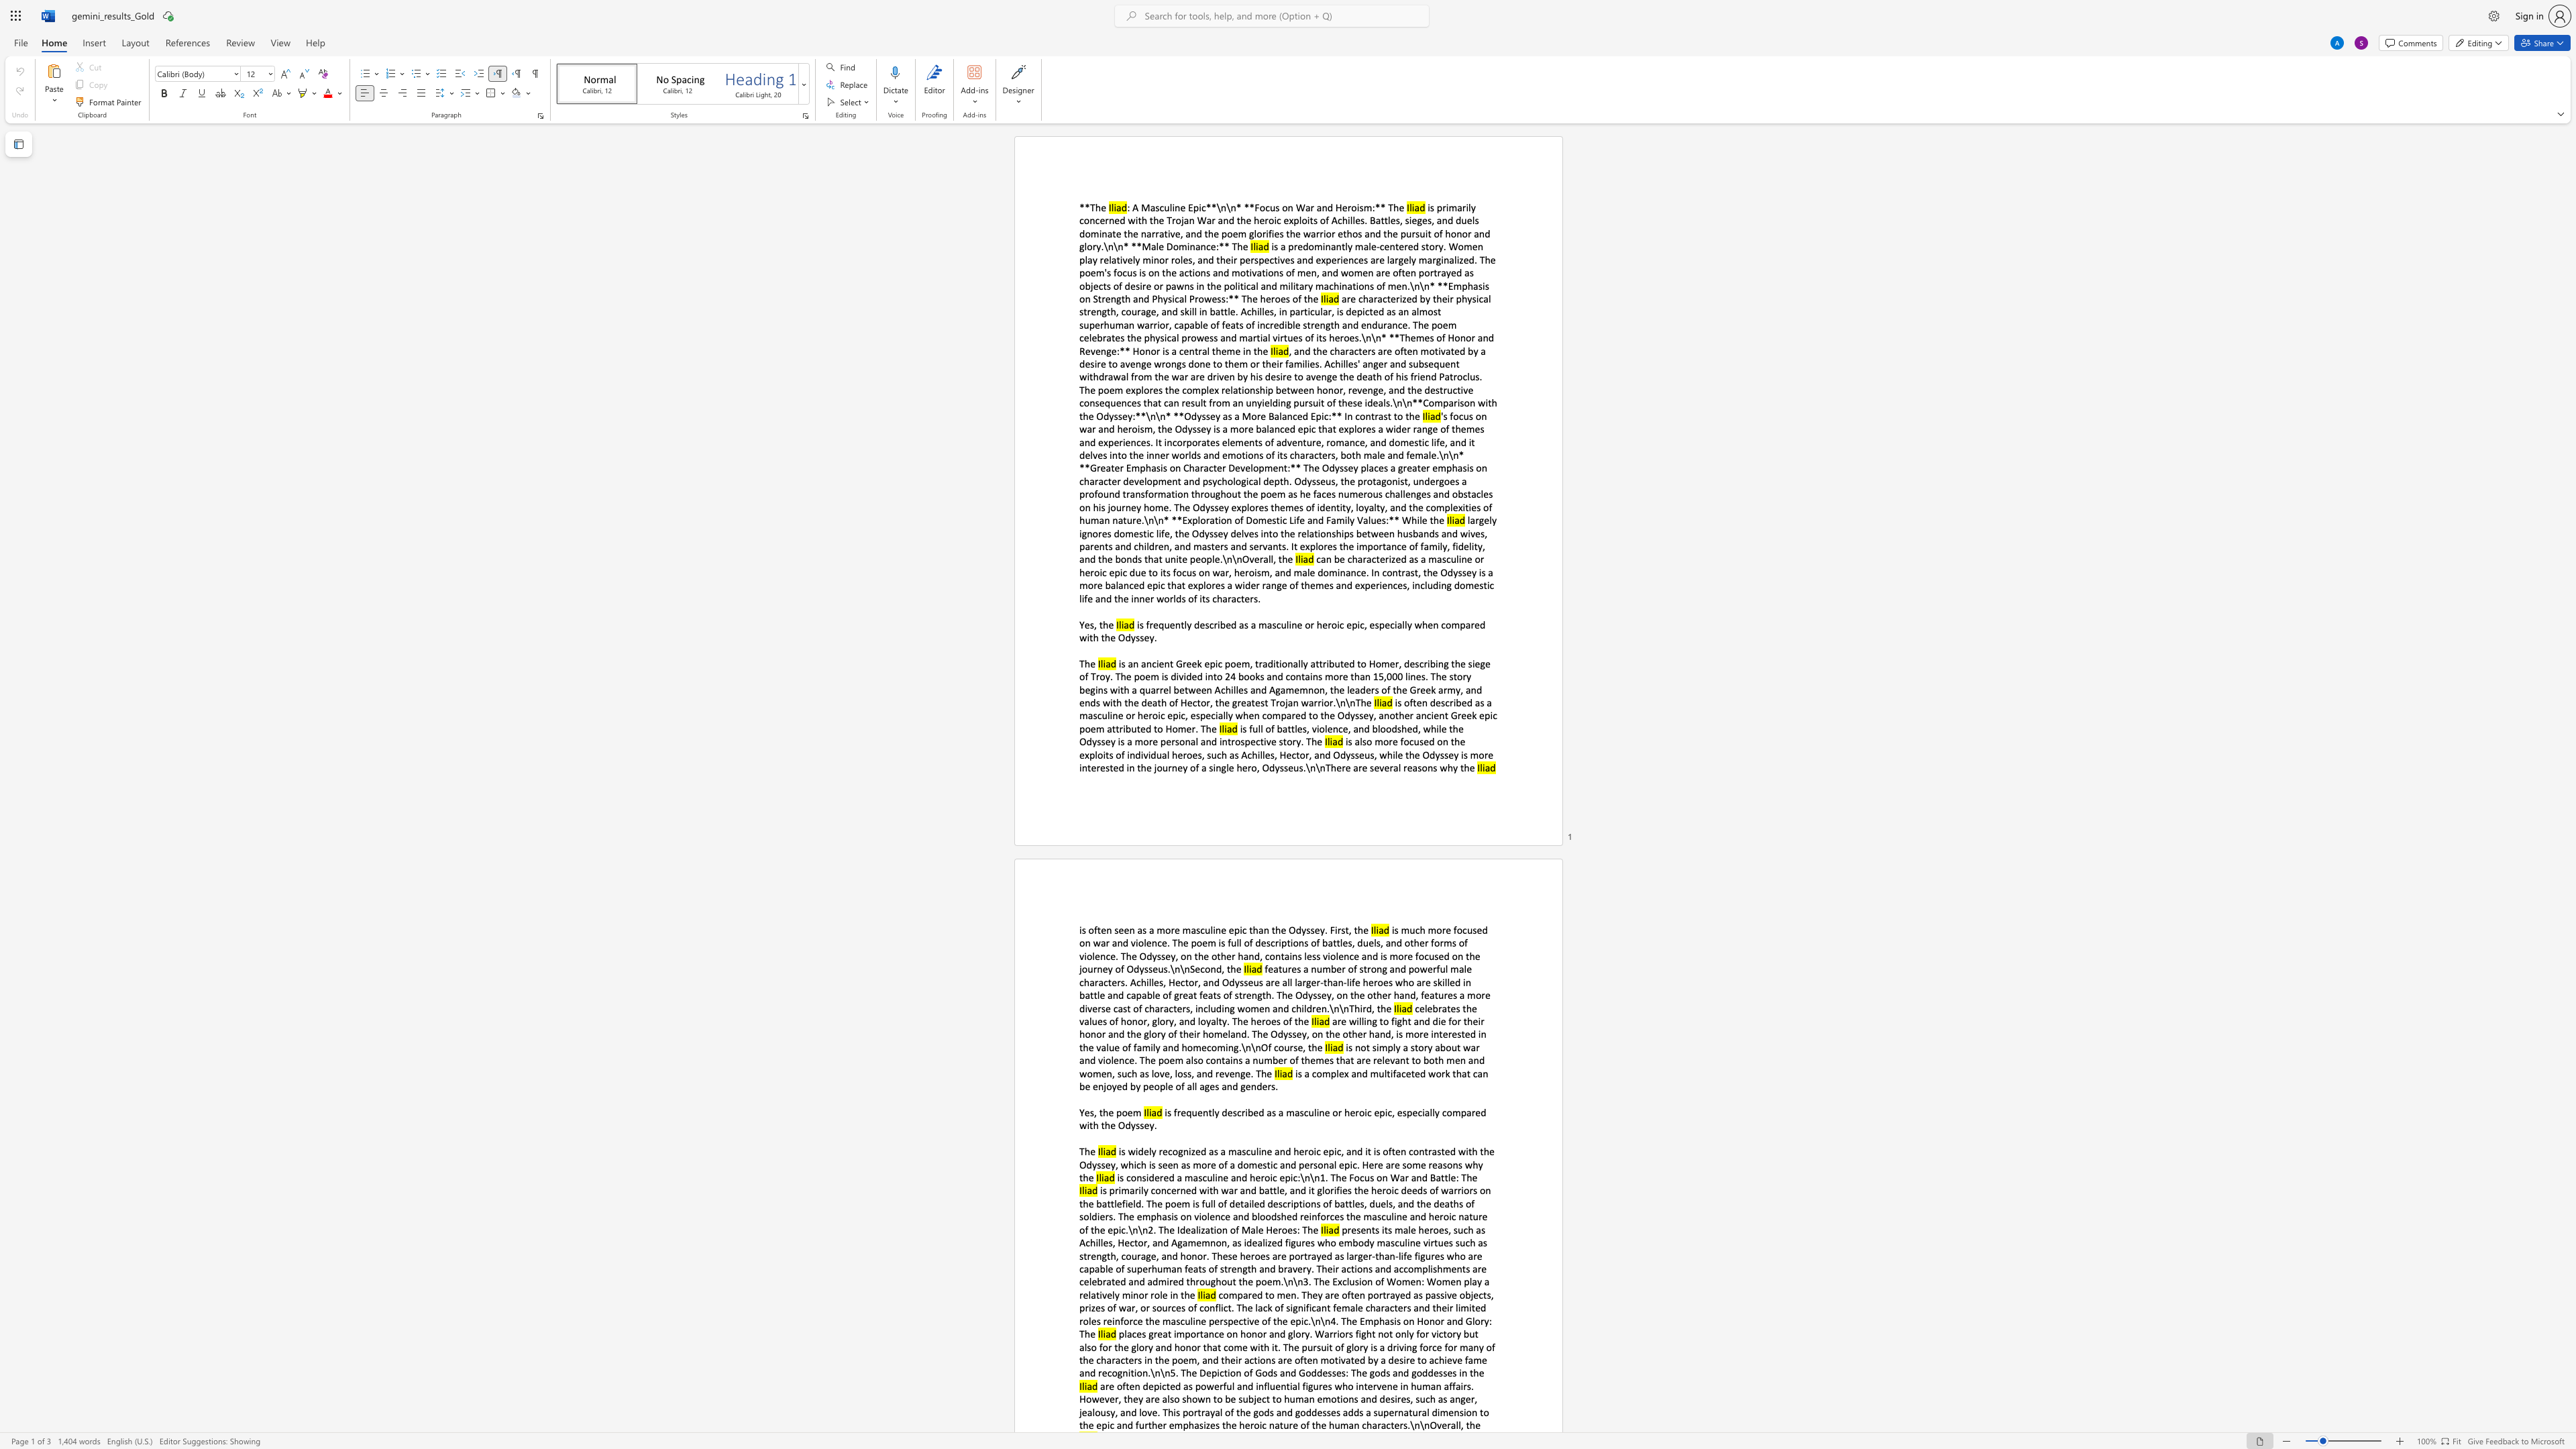 The height and width of the screenshot is (1449, 2576). What do you see at coordinates (1465, 219) in the screenshot?
I see `the subset text "els dominate the narrative, and the poem glorifies the warrior ethos and t" within the text "is primarily concerned with the Trojan War and the heroic exploits of Achilles. Battles, sieges, and duels dominate the narrative, and the poem glorifies the warrior ethos and the pursuit of honor and glory.\n\n* **Male Dominance:** The"` at bounding box center [1465, 219].